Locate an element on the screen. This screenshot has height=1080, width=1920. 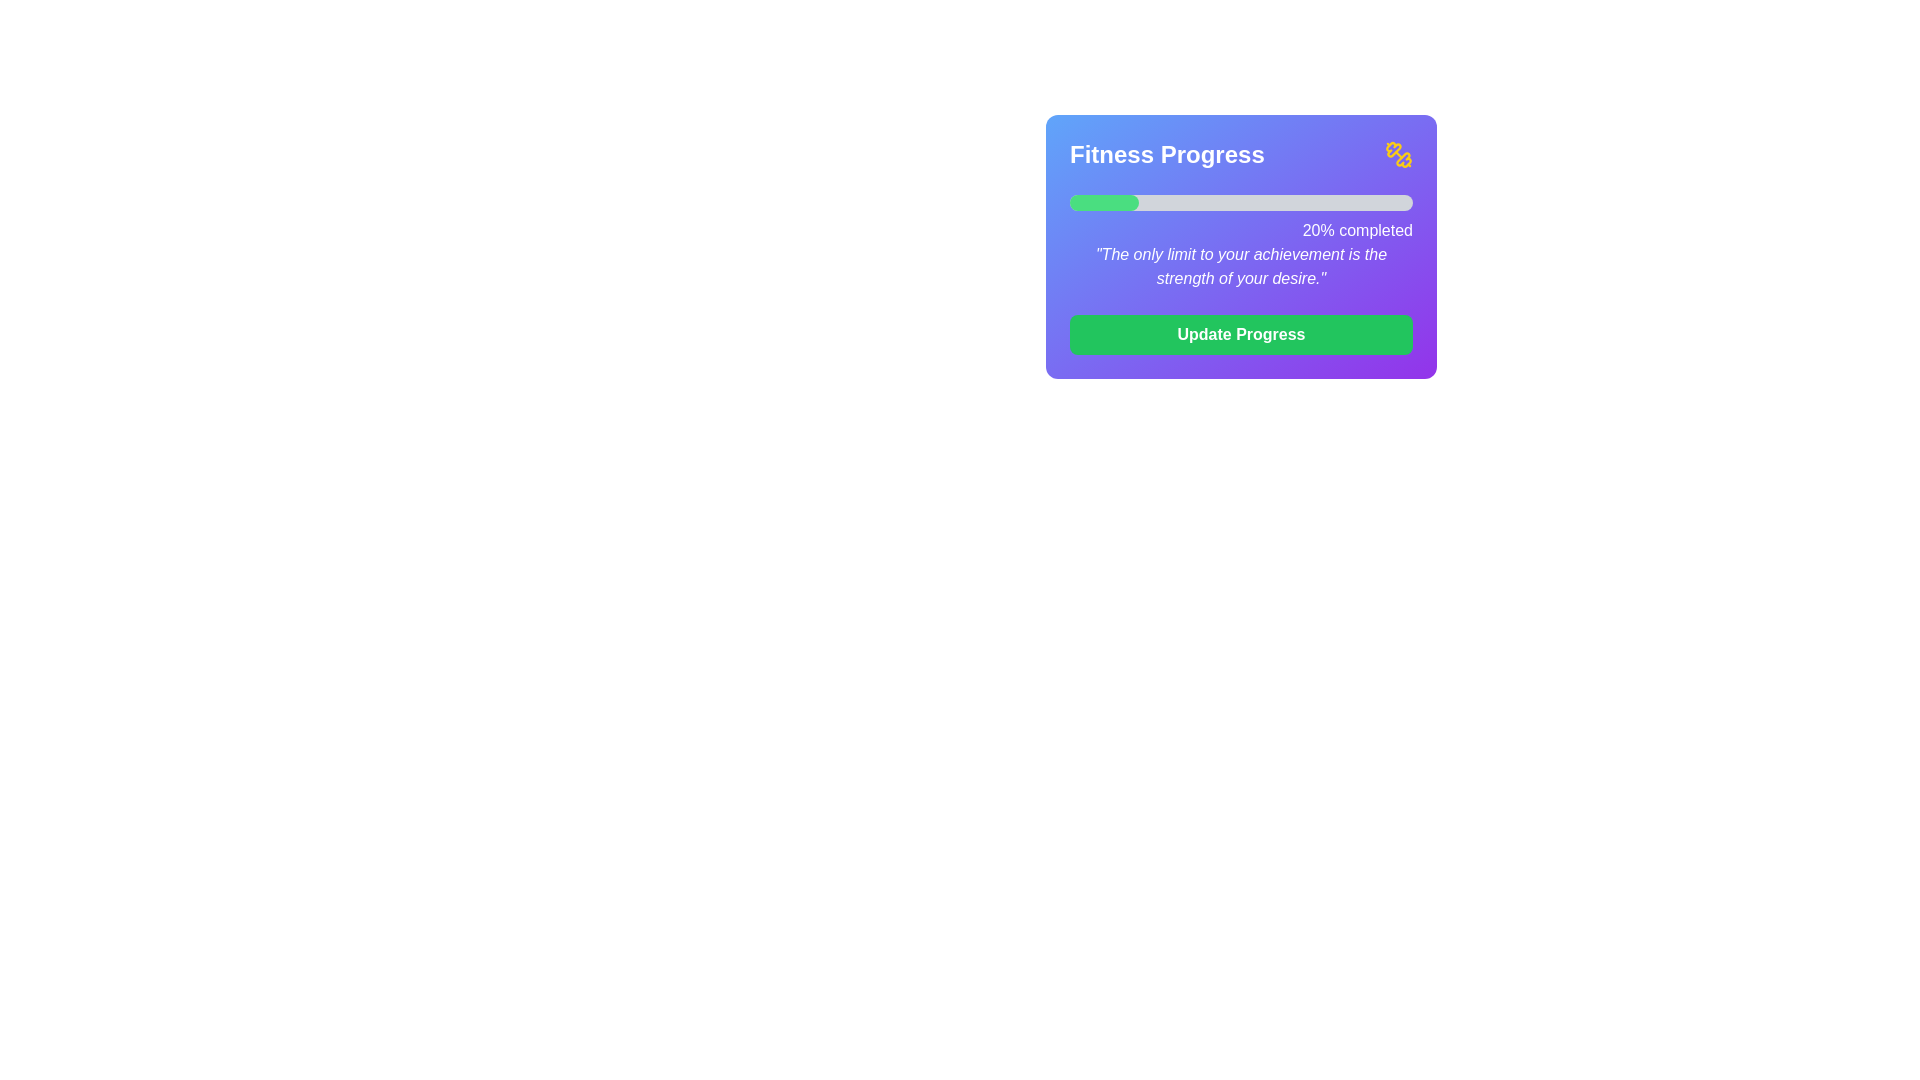
the bright green Progress Indicator at the top left of the progress bar to gauge the current progress, which represents 20% completion is located at coordinates (1103, 203).